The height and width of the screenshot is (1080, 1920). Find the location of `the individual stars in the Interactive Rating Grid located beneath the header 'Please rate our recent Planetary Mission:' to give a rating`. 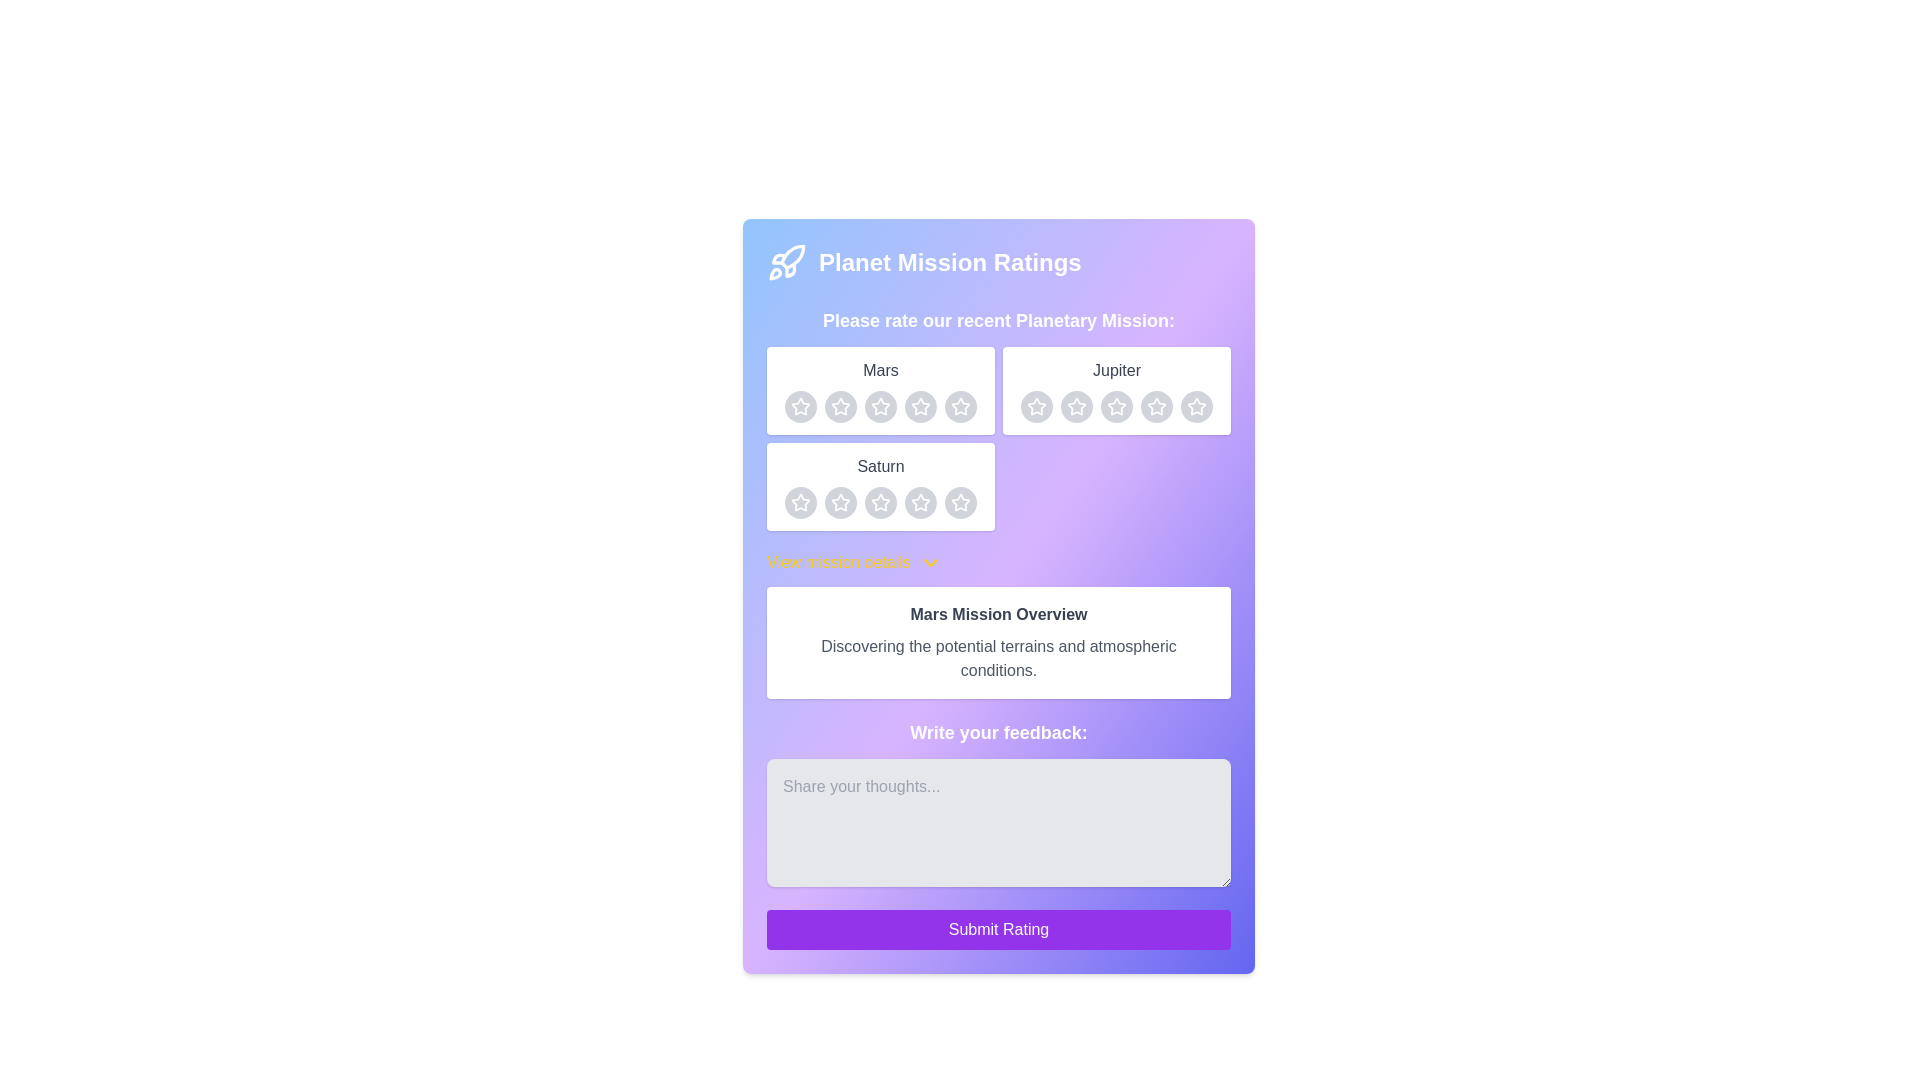

the individual stars in the Interactive Rating Grid located beneath the header 'Please rate our recent Planetary Mission:' to give a rating is located at coordinates (998, 438).